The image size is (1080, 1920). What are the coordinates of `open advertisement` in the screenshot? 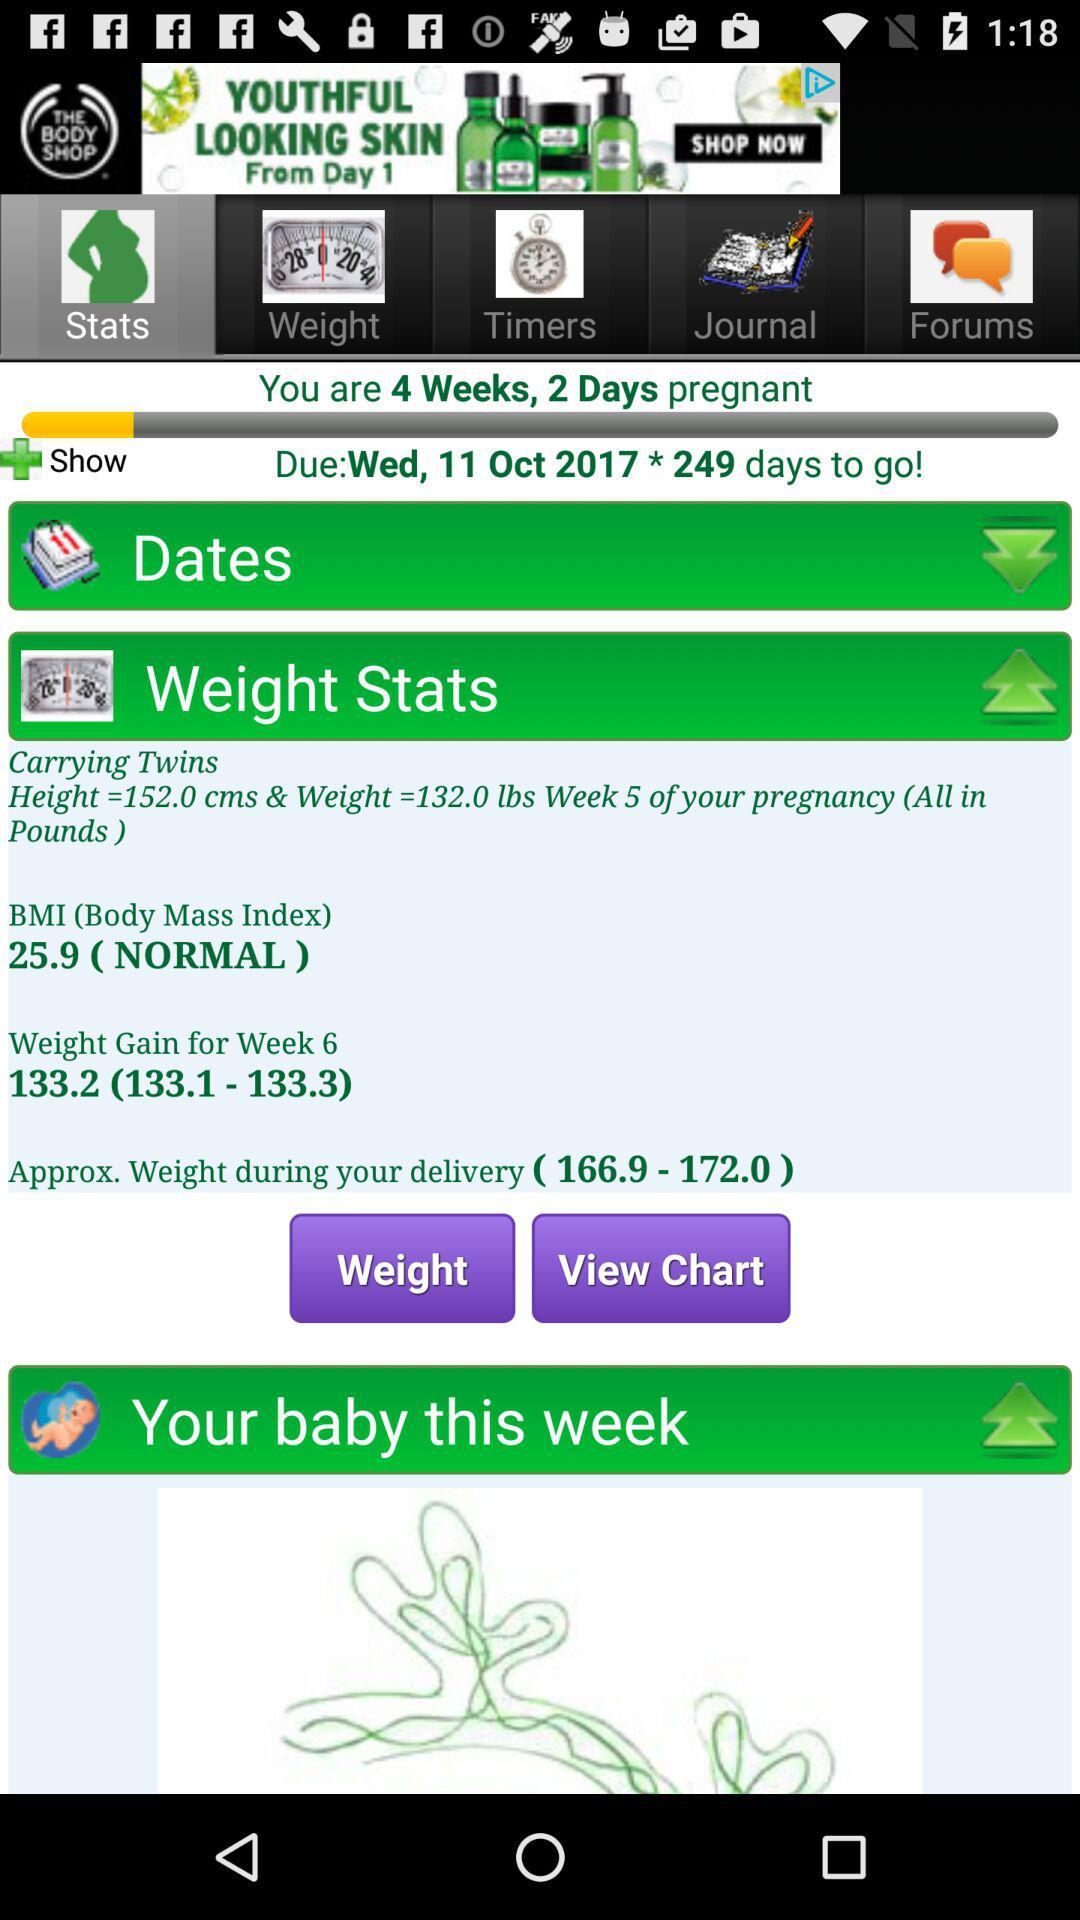 It's located at (419, 127).